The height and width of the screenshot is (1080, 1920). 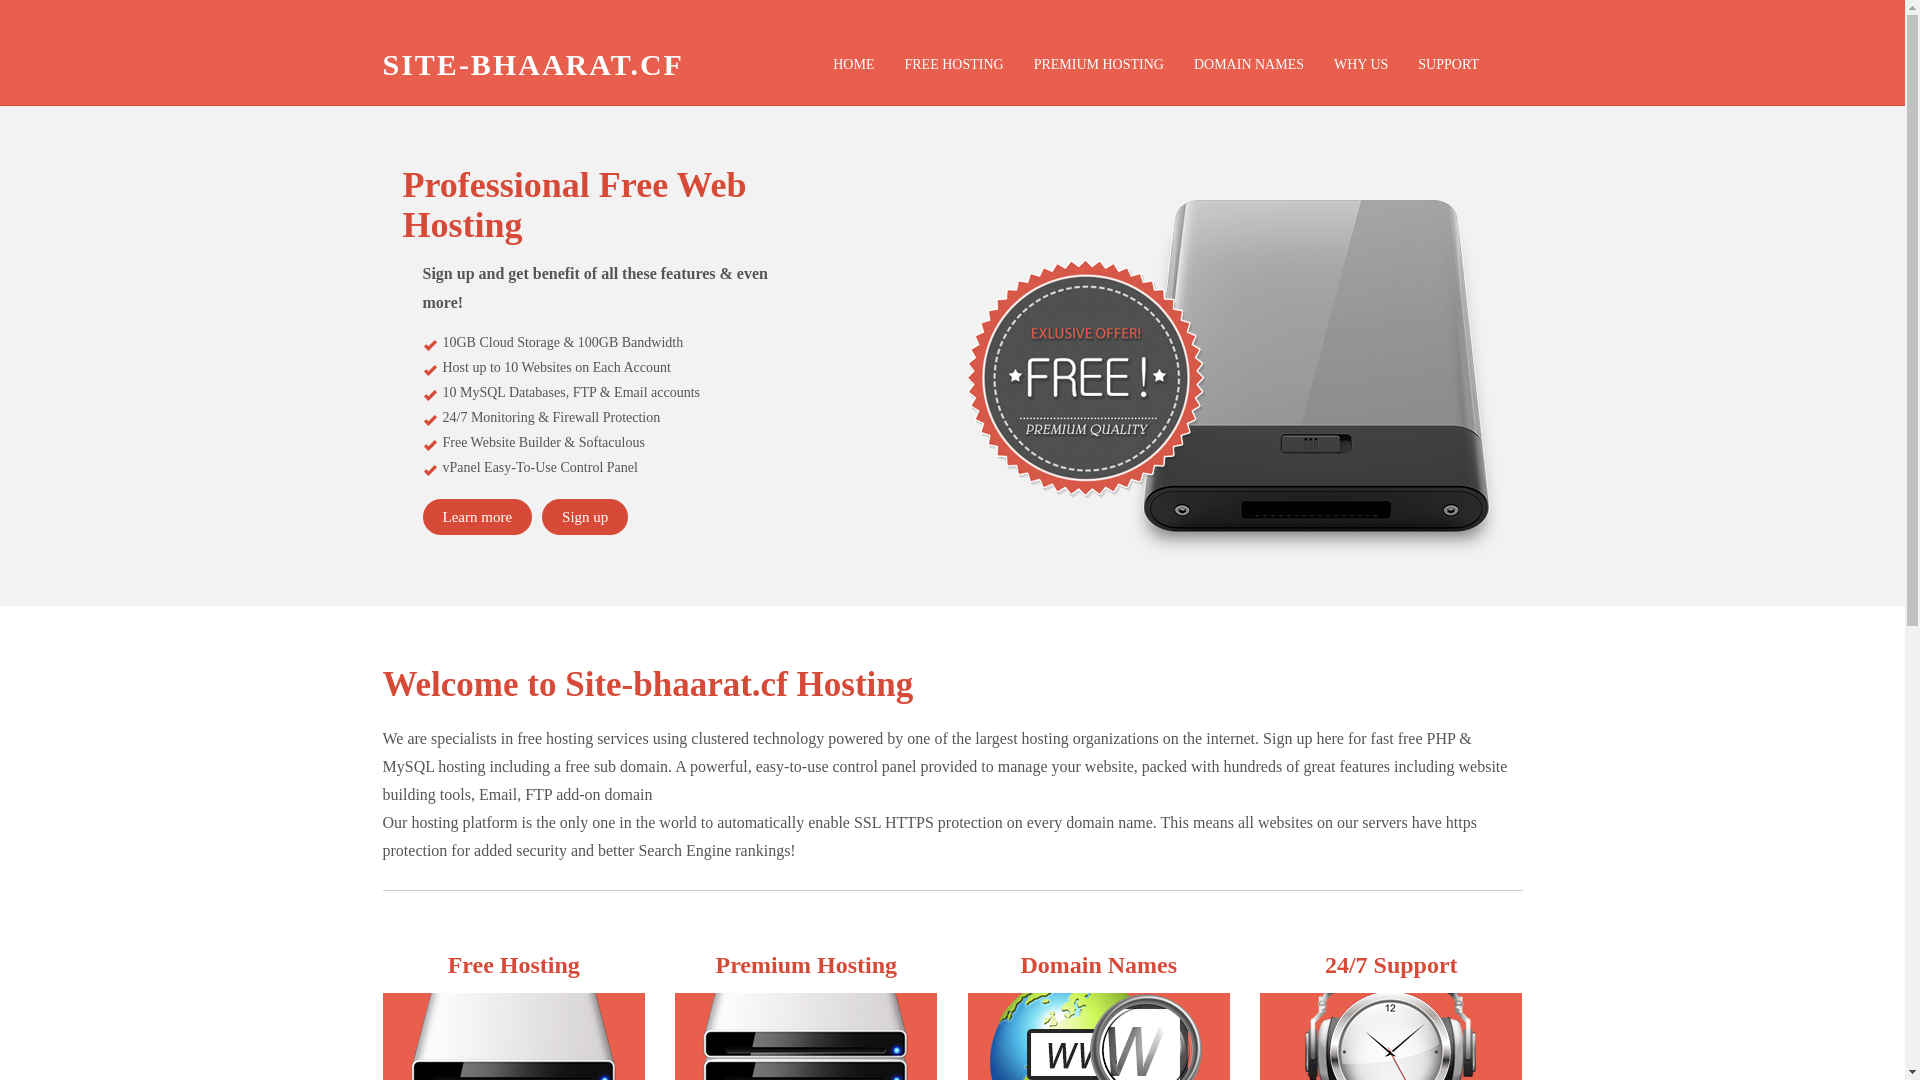 What do you see at coordinates (475, 515) in the screenshot?
I see `'Learn more'` at bounding box center [475, 515].